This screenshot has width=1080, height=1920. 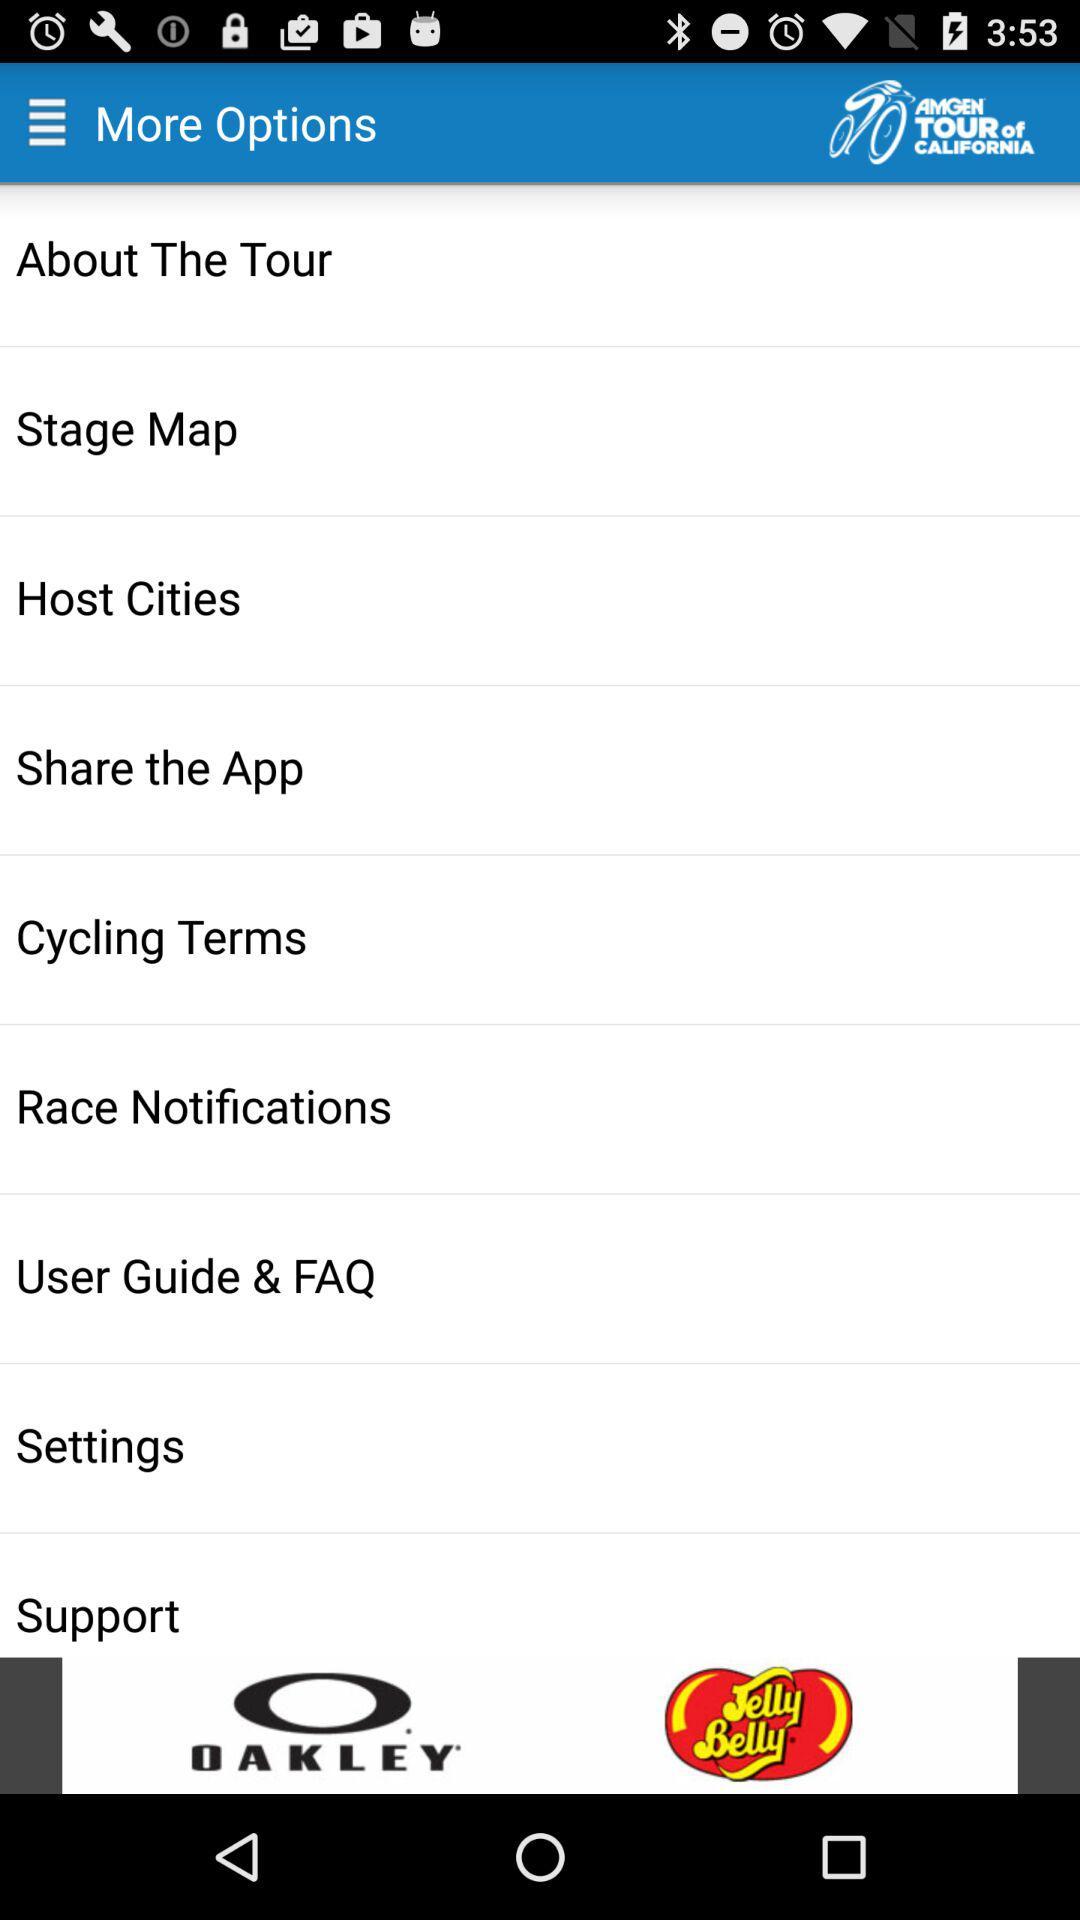 I want to click on icon above stage map, so click(x=542, y=256).